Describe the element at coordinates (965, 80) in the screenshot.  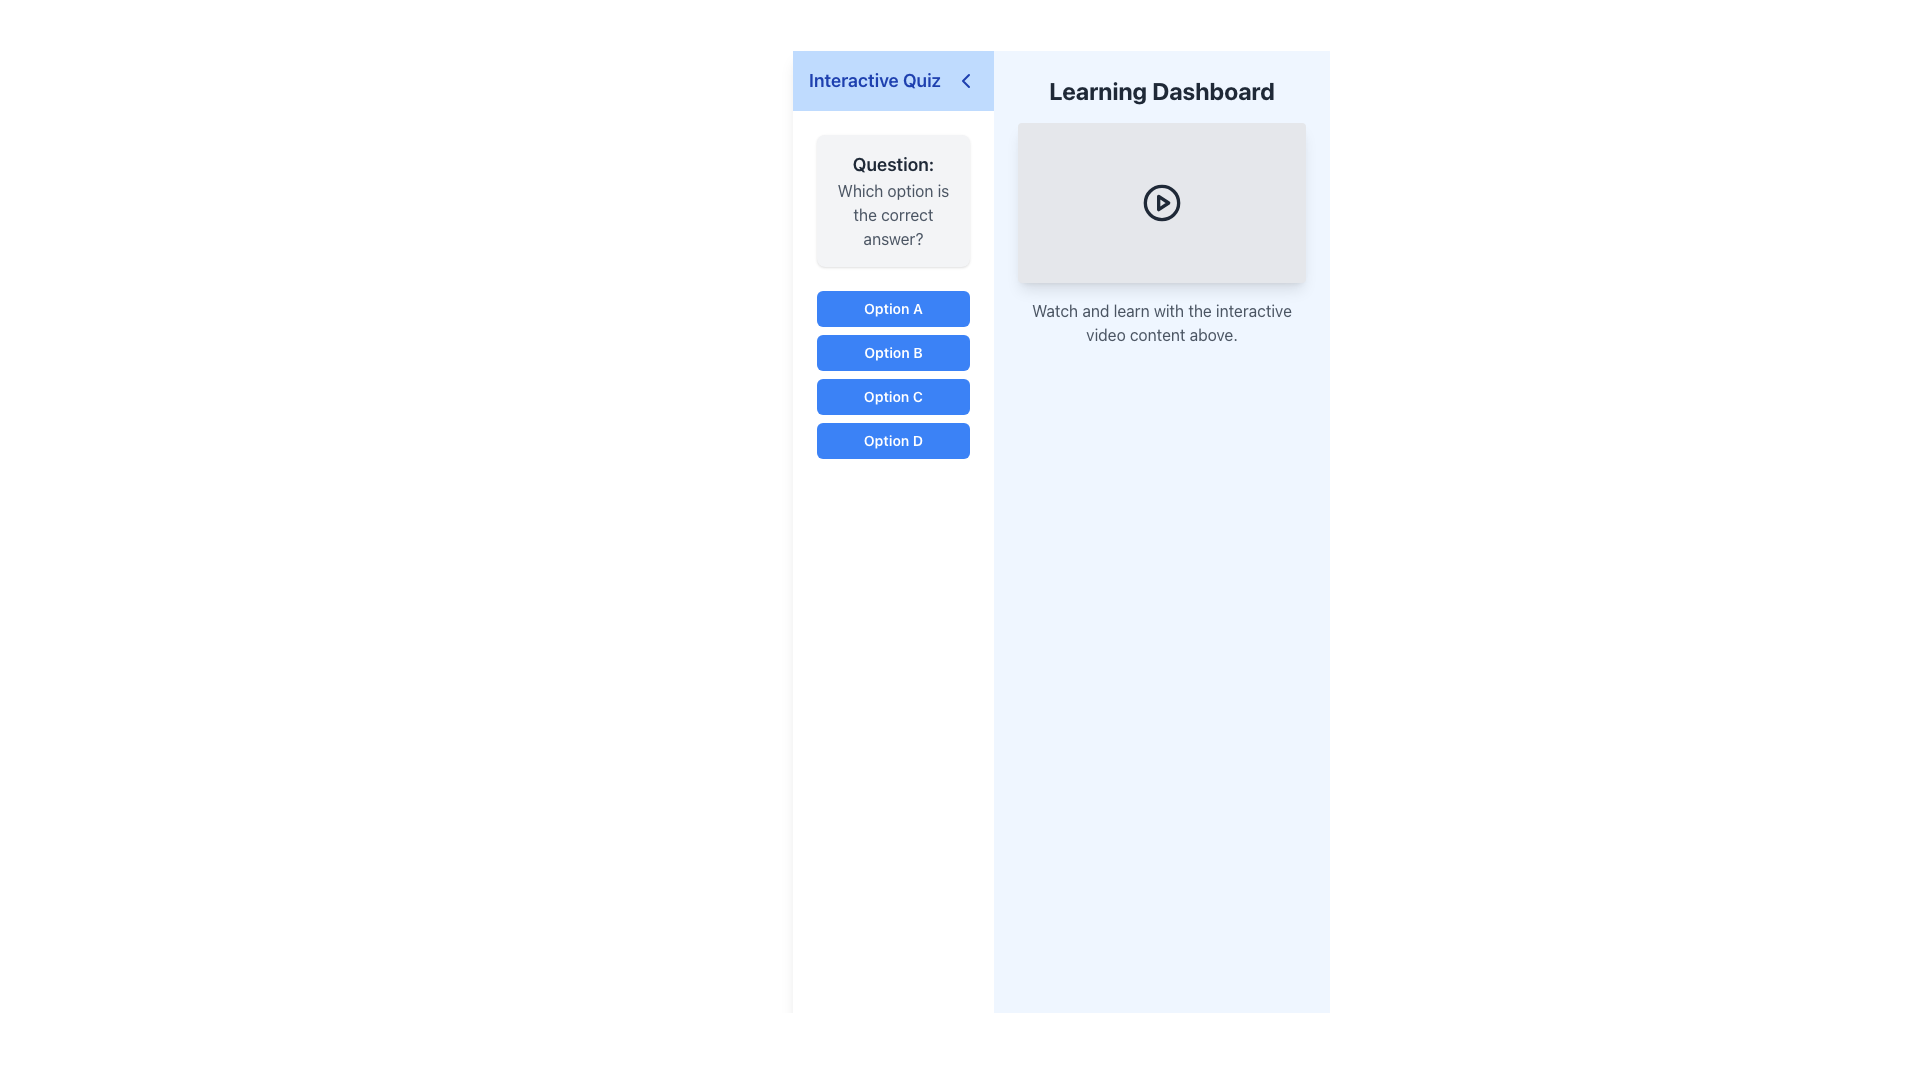
I see `the navigation button located to the right of the 'Interactive Quiz' text in the header bar` at that location.